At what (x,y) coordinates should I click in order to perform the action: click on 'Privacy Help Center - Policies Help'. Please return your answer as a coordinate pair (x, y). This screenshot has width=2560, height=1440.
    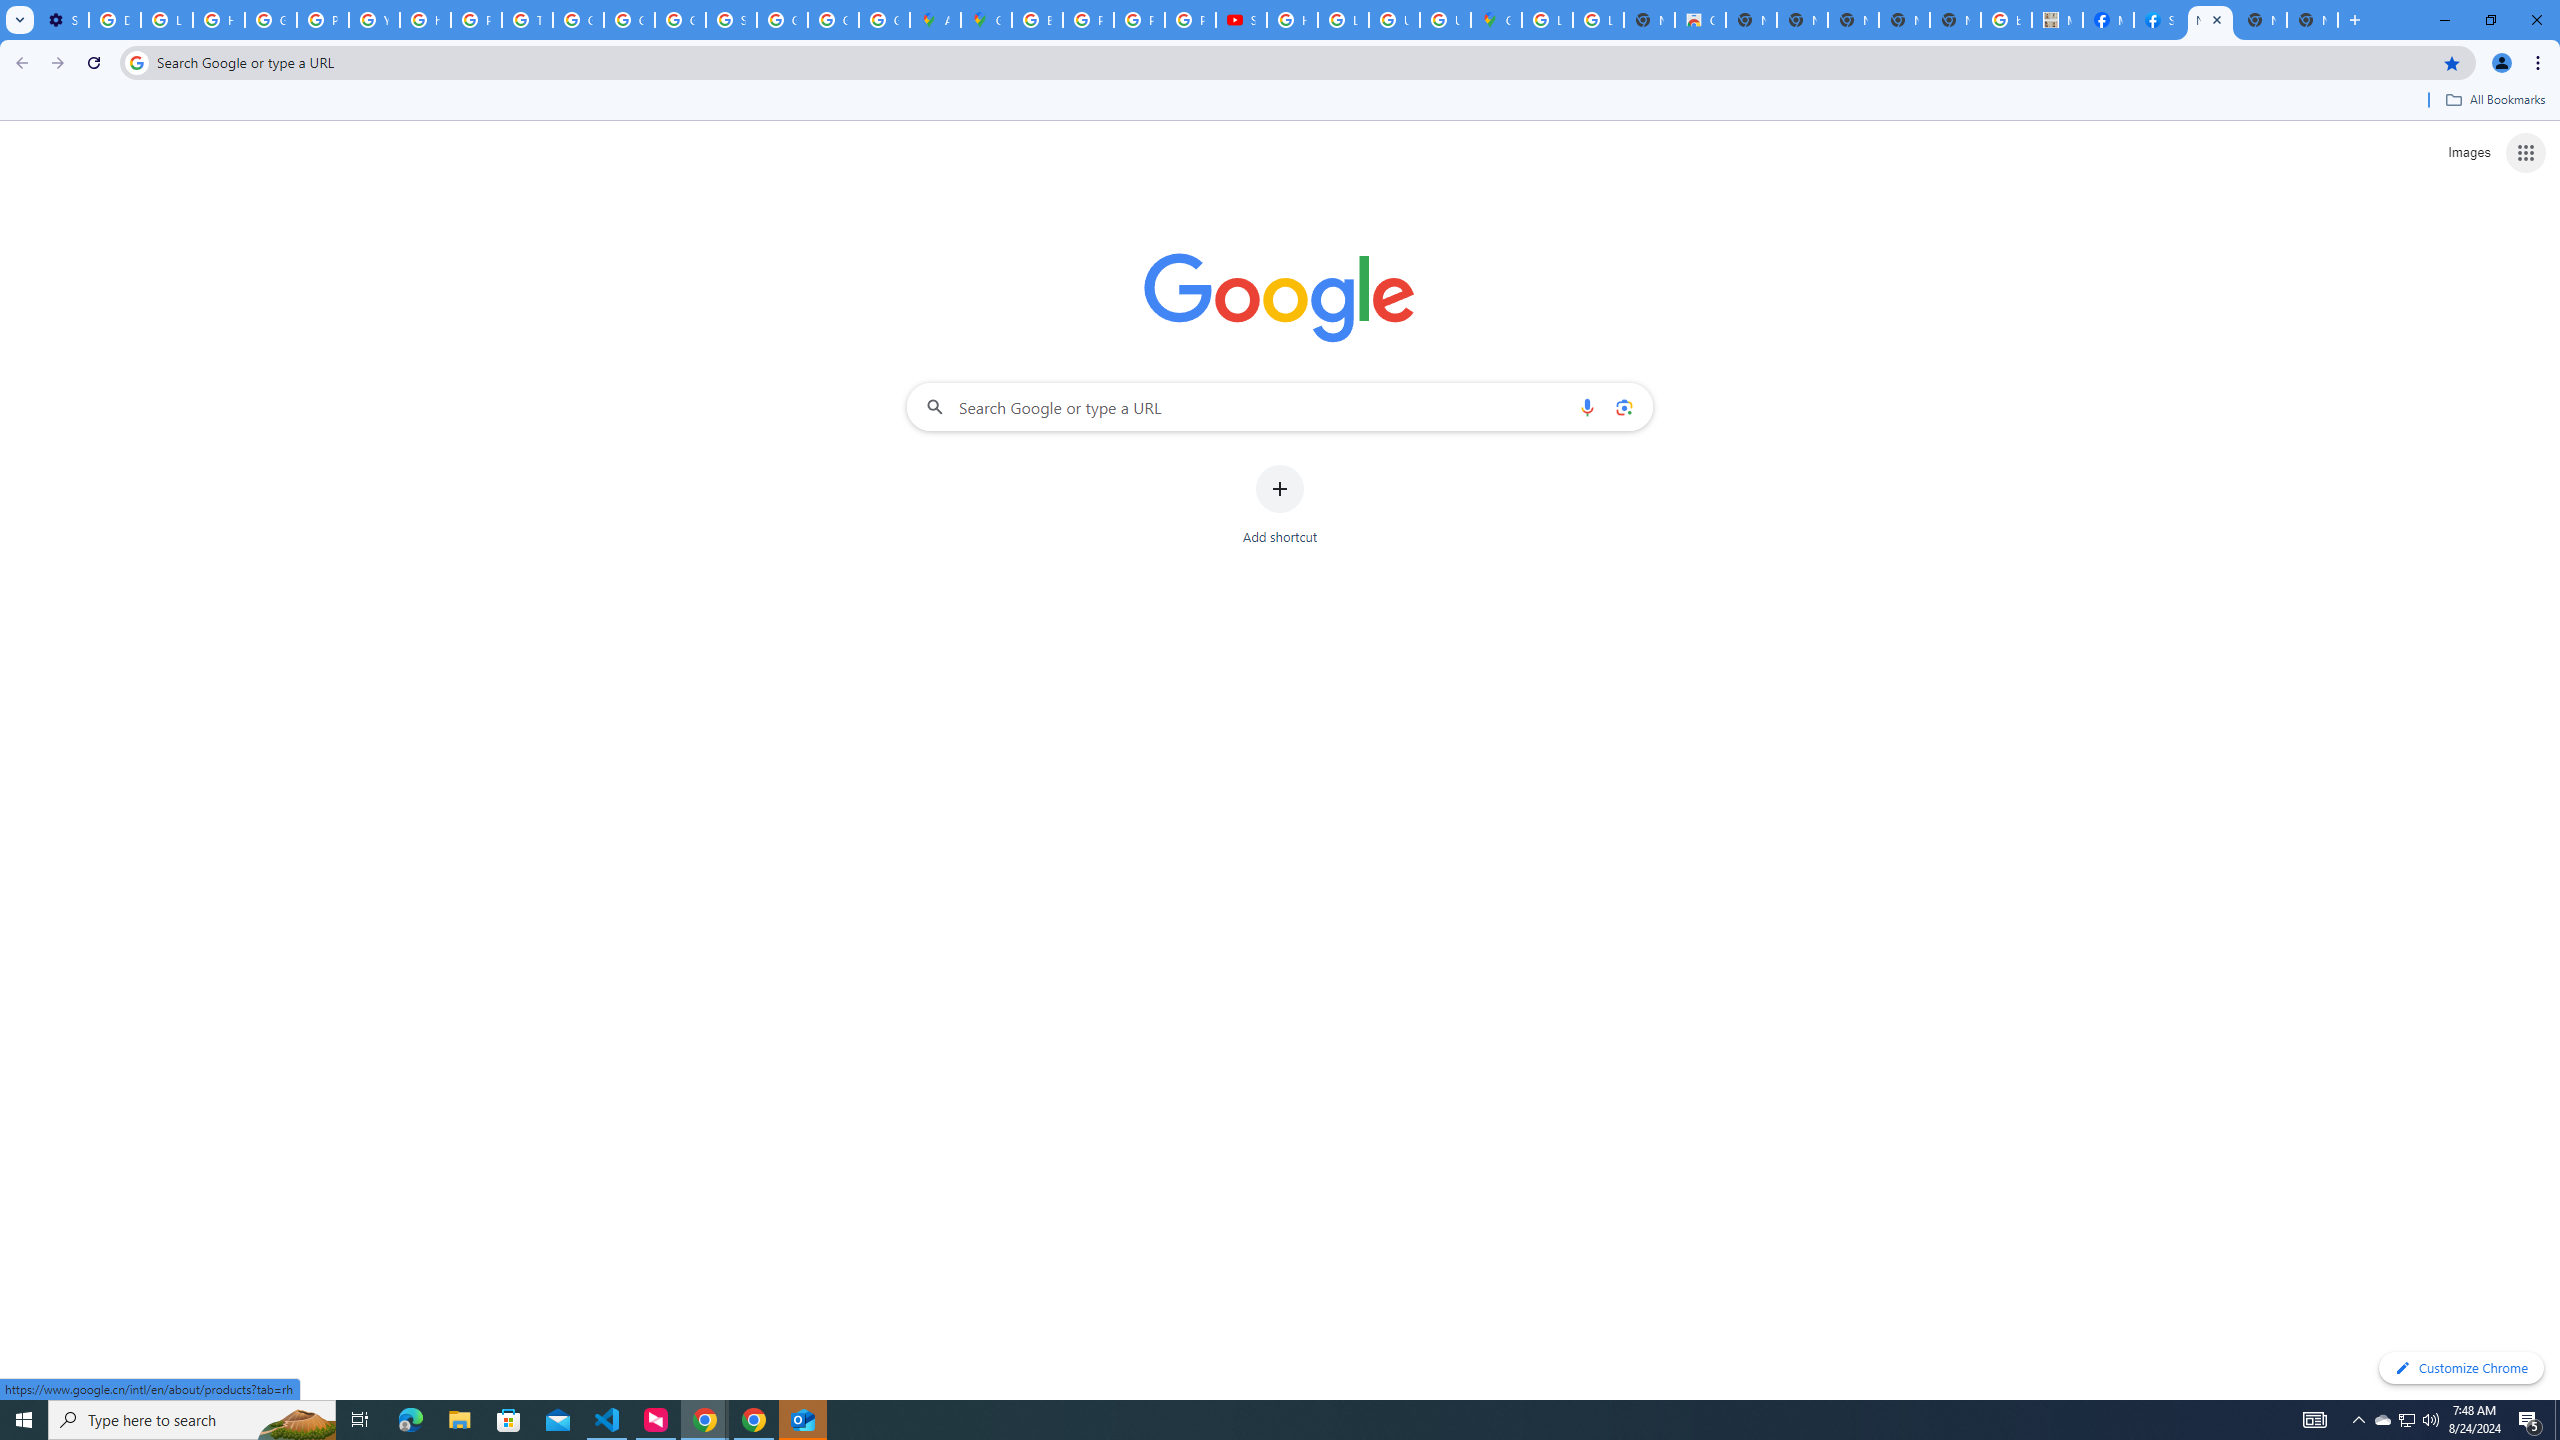
    Looking at the image, I should click on (1140, 19).